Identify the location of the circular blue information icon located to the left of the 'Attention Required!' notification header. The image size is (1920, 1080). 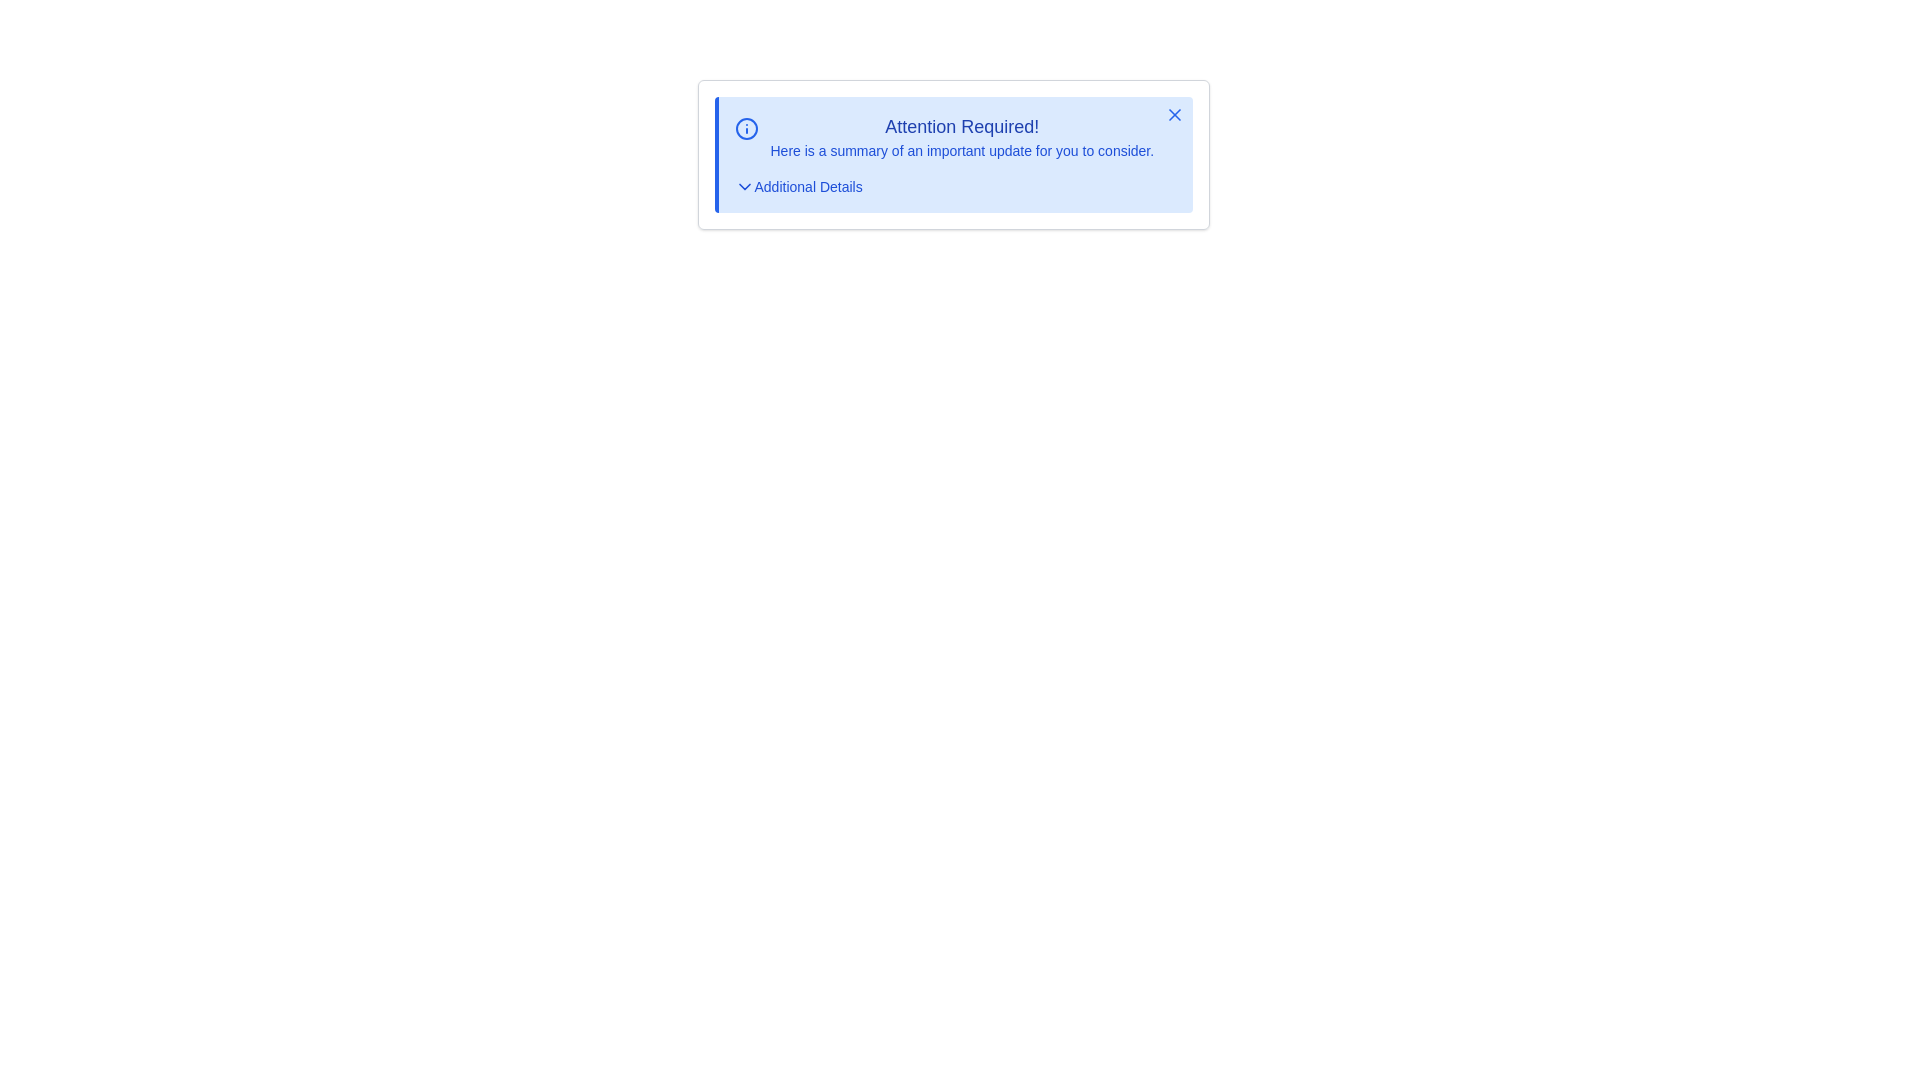
(745, 128).